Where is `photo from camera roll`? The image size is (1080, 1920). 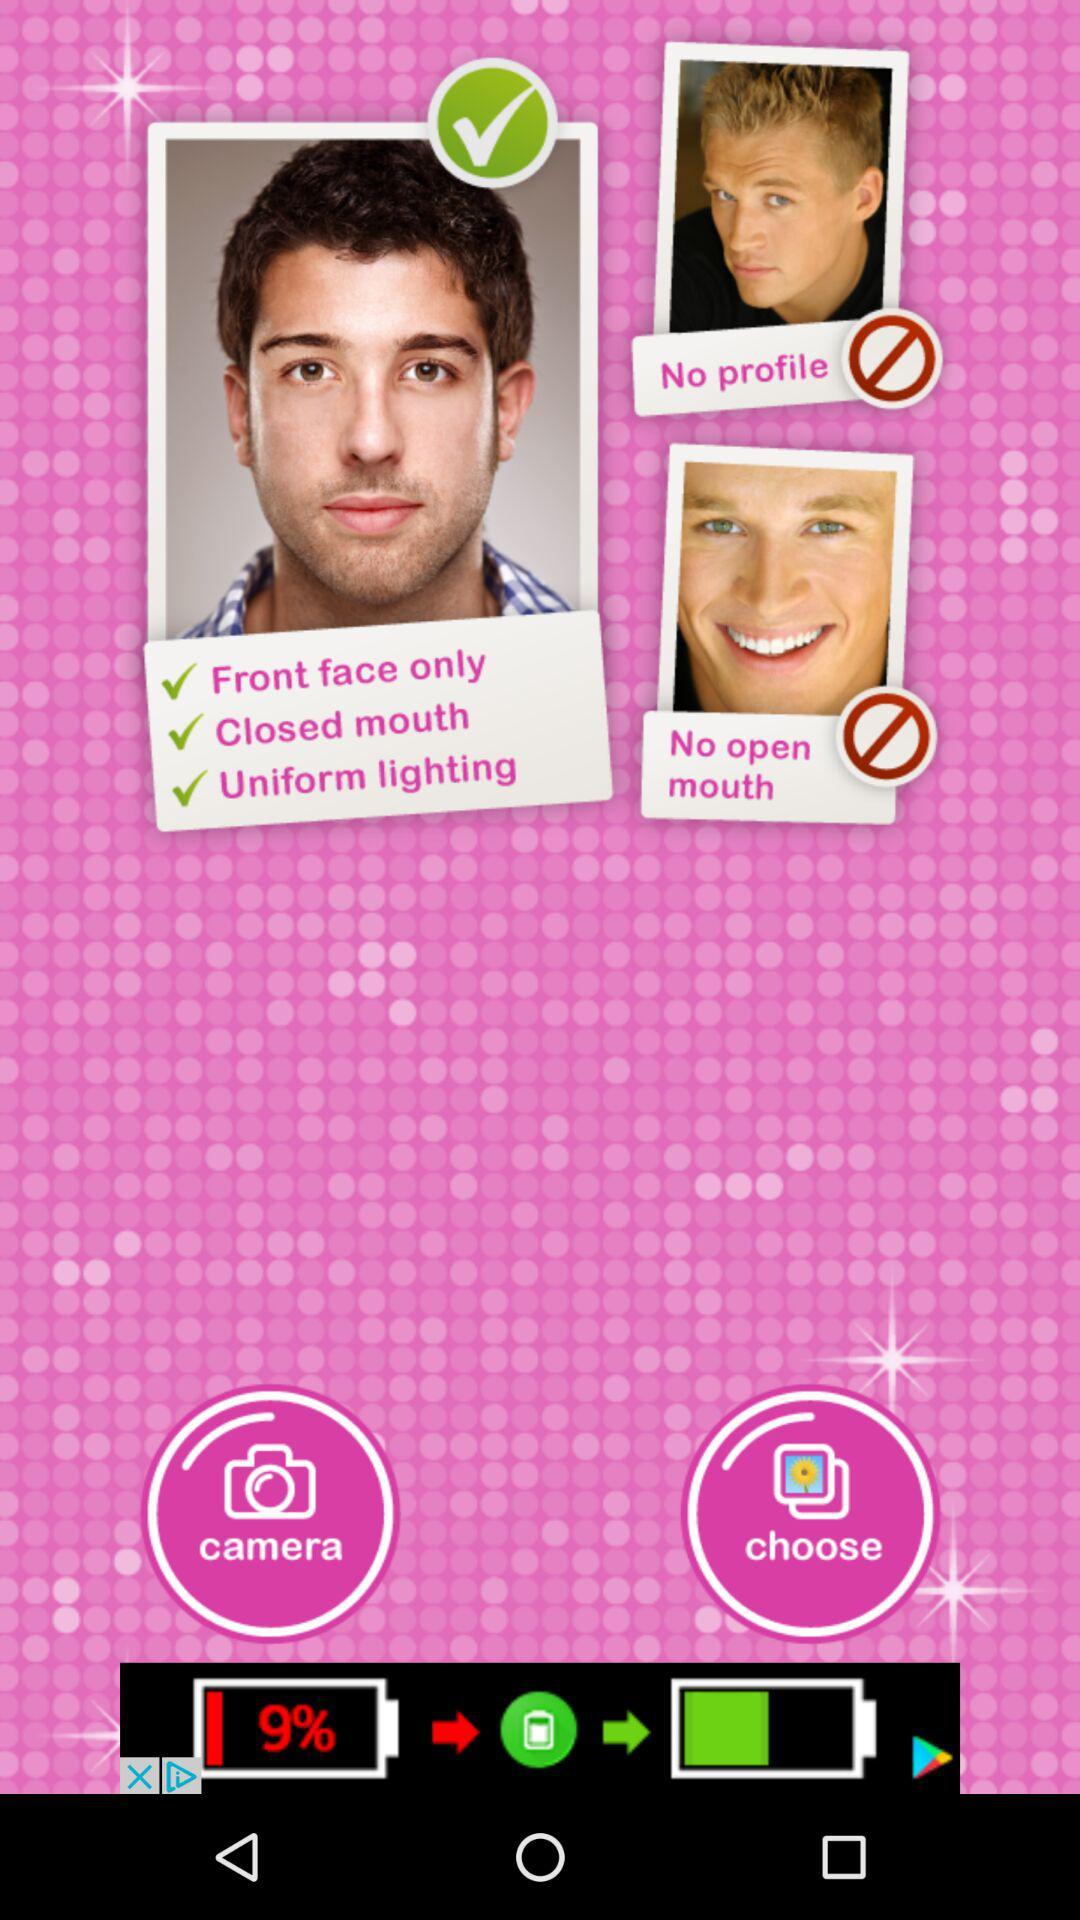
photo from camera roll is located at coordinates (810, 1513).